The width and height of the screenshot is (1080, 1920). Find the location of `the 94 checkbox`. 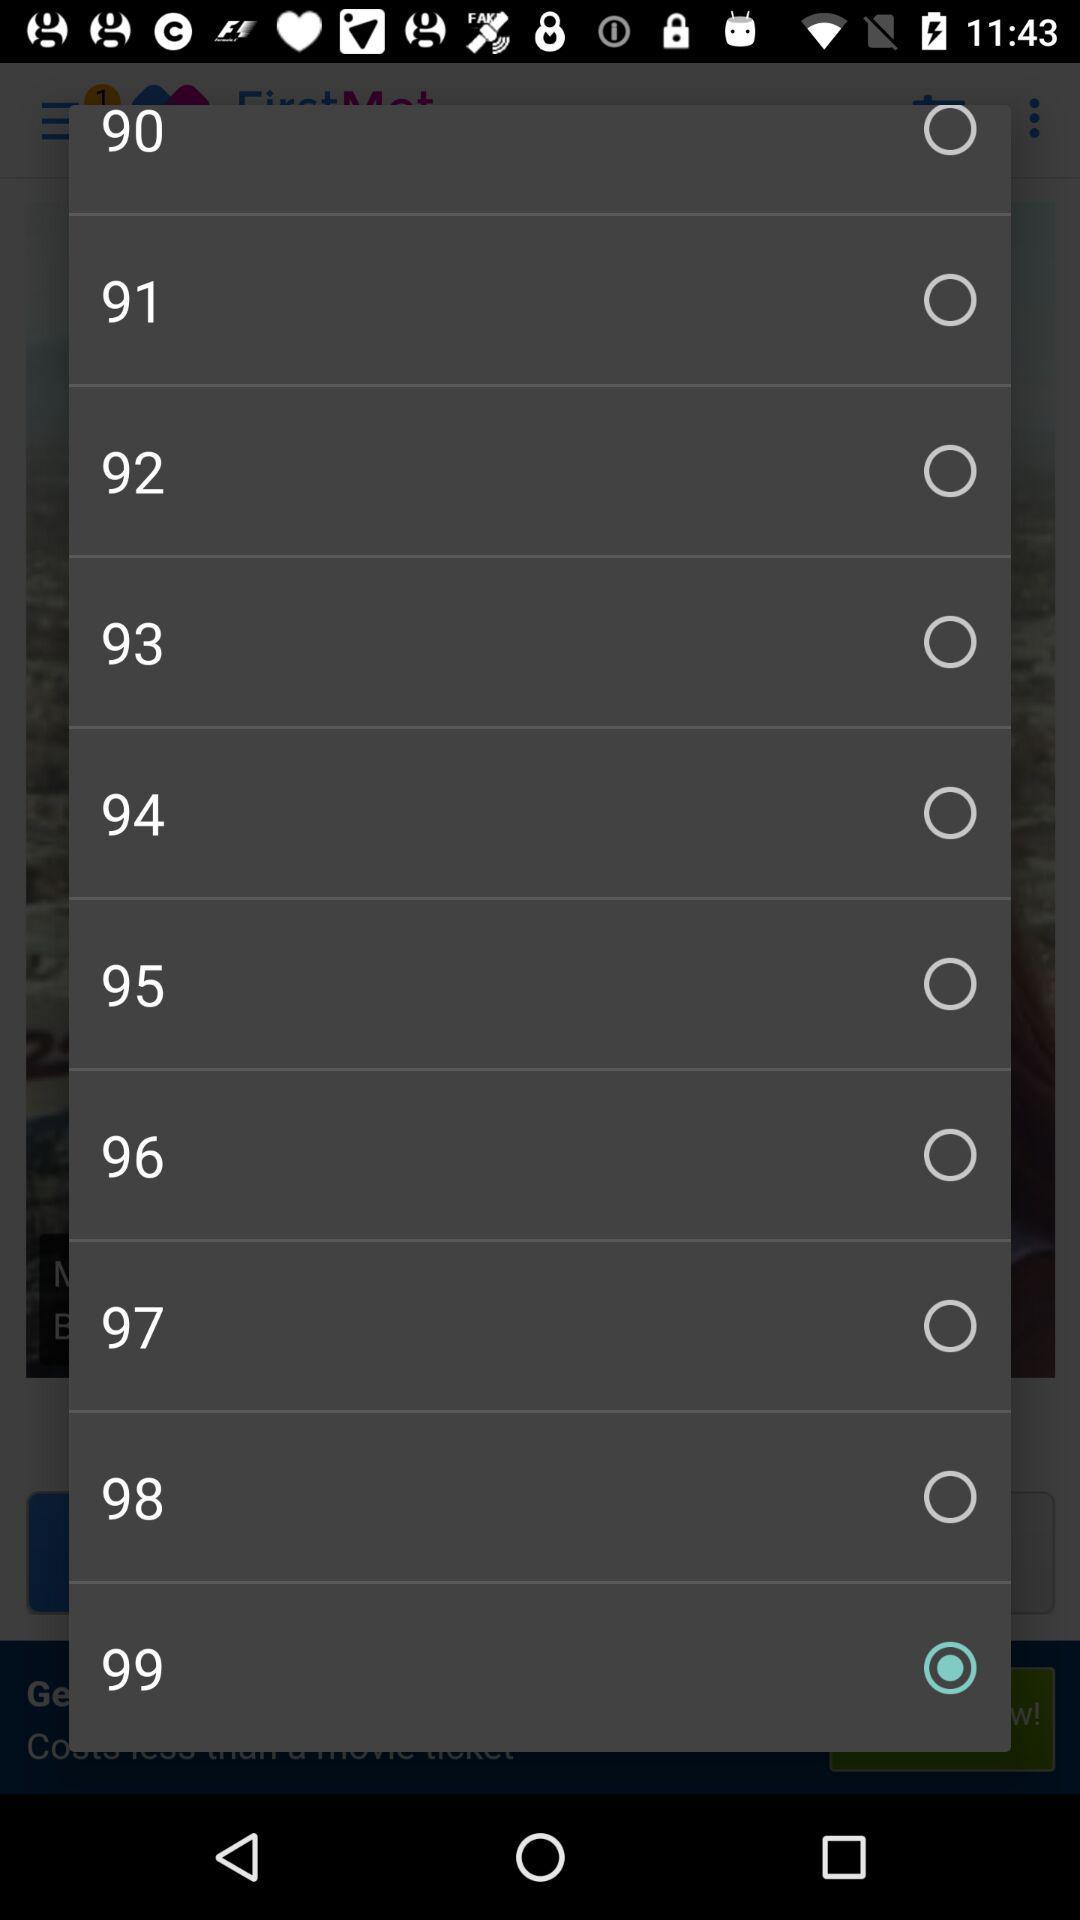

the 94 checkbox is located at coordinates (540, 812).